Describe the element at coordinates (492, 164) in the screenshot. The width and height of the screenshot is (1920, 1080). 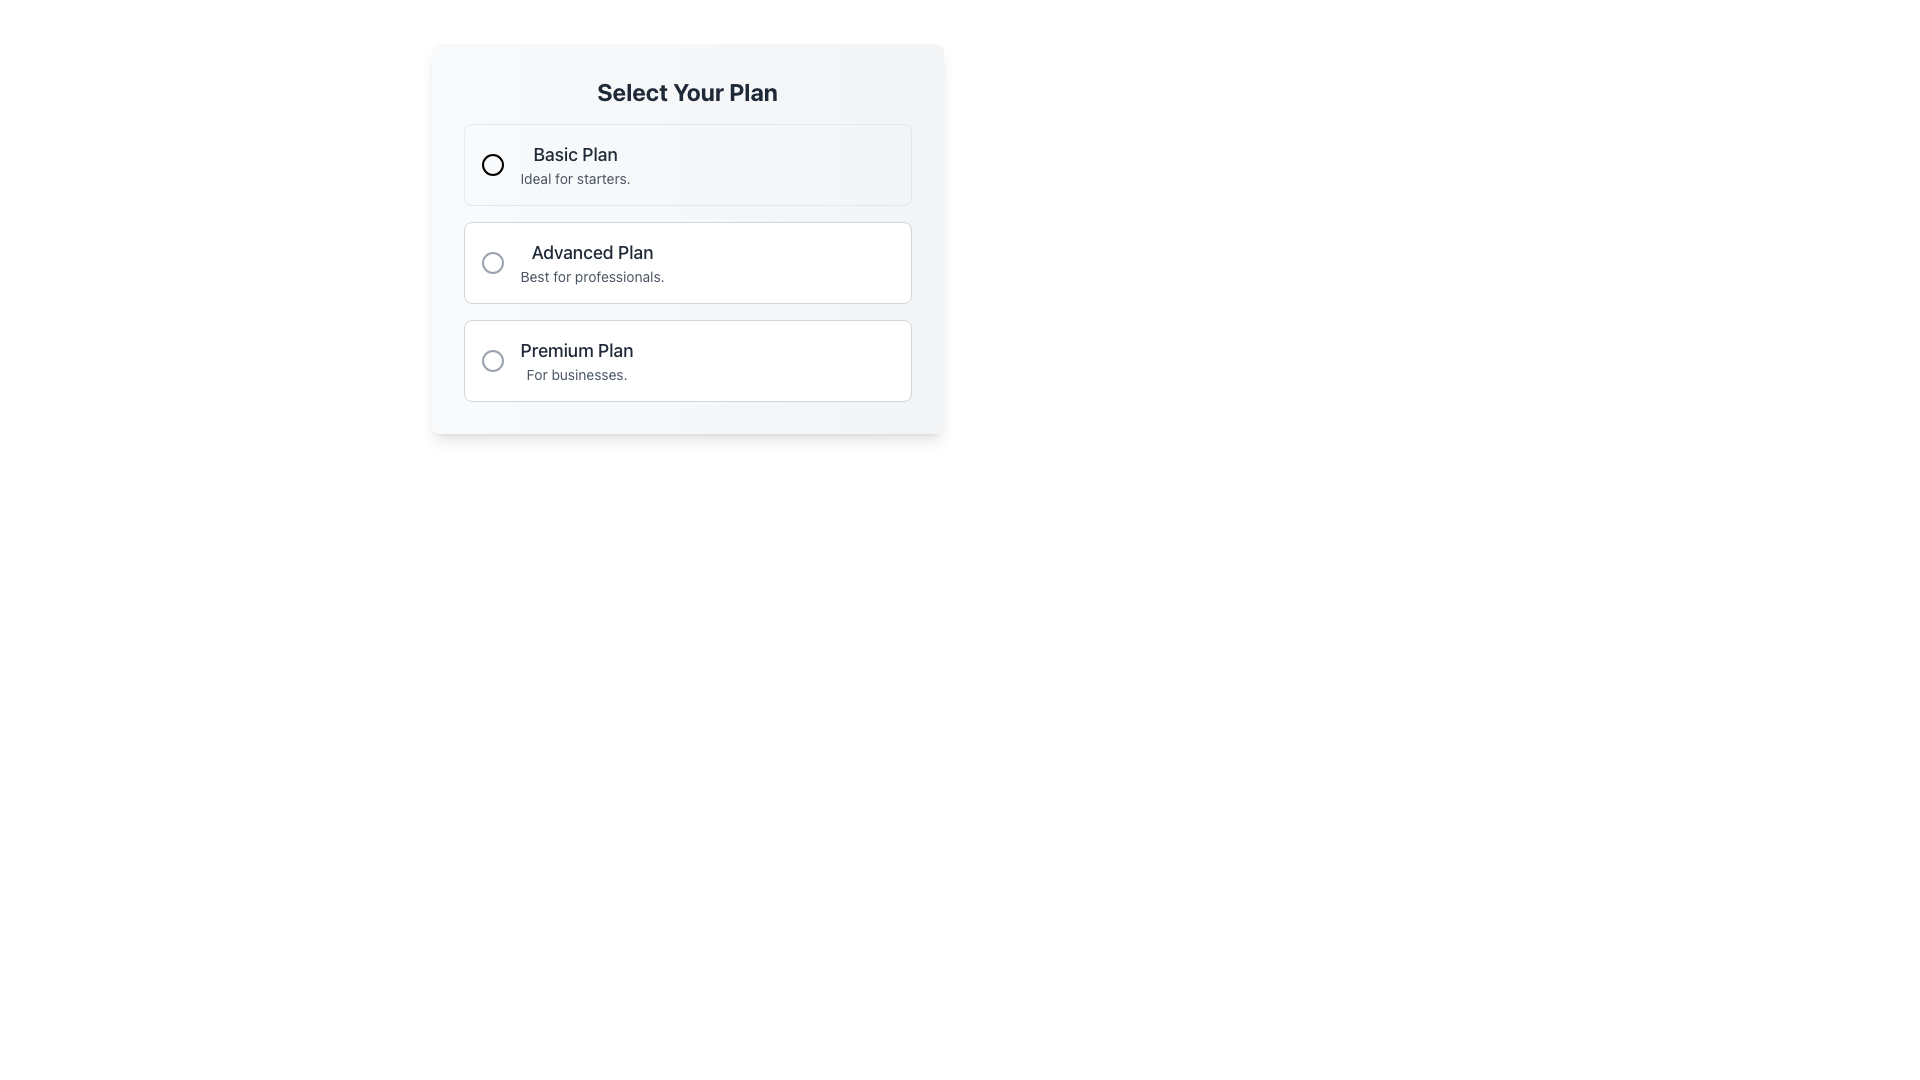
I see `the circular radio button icon` at that location.